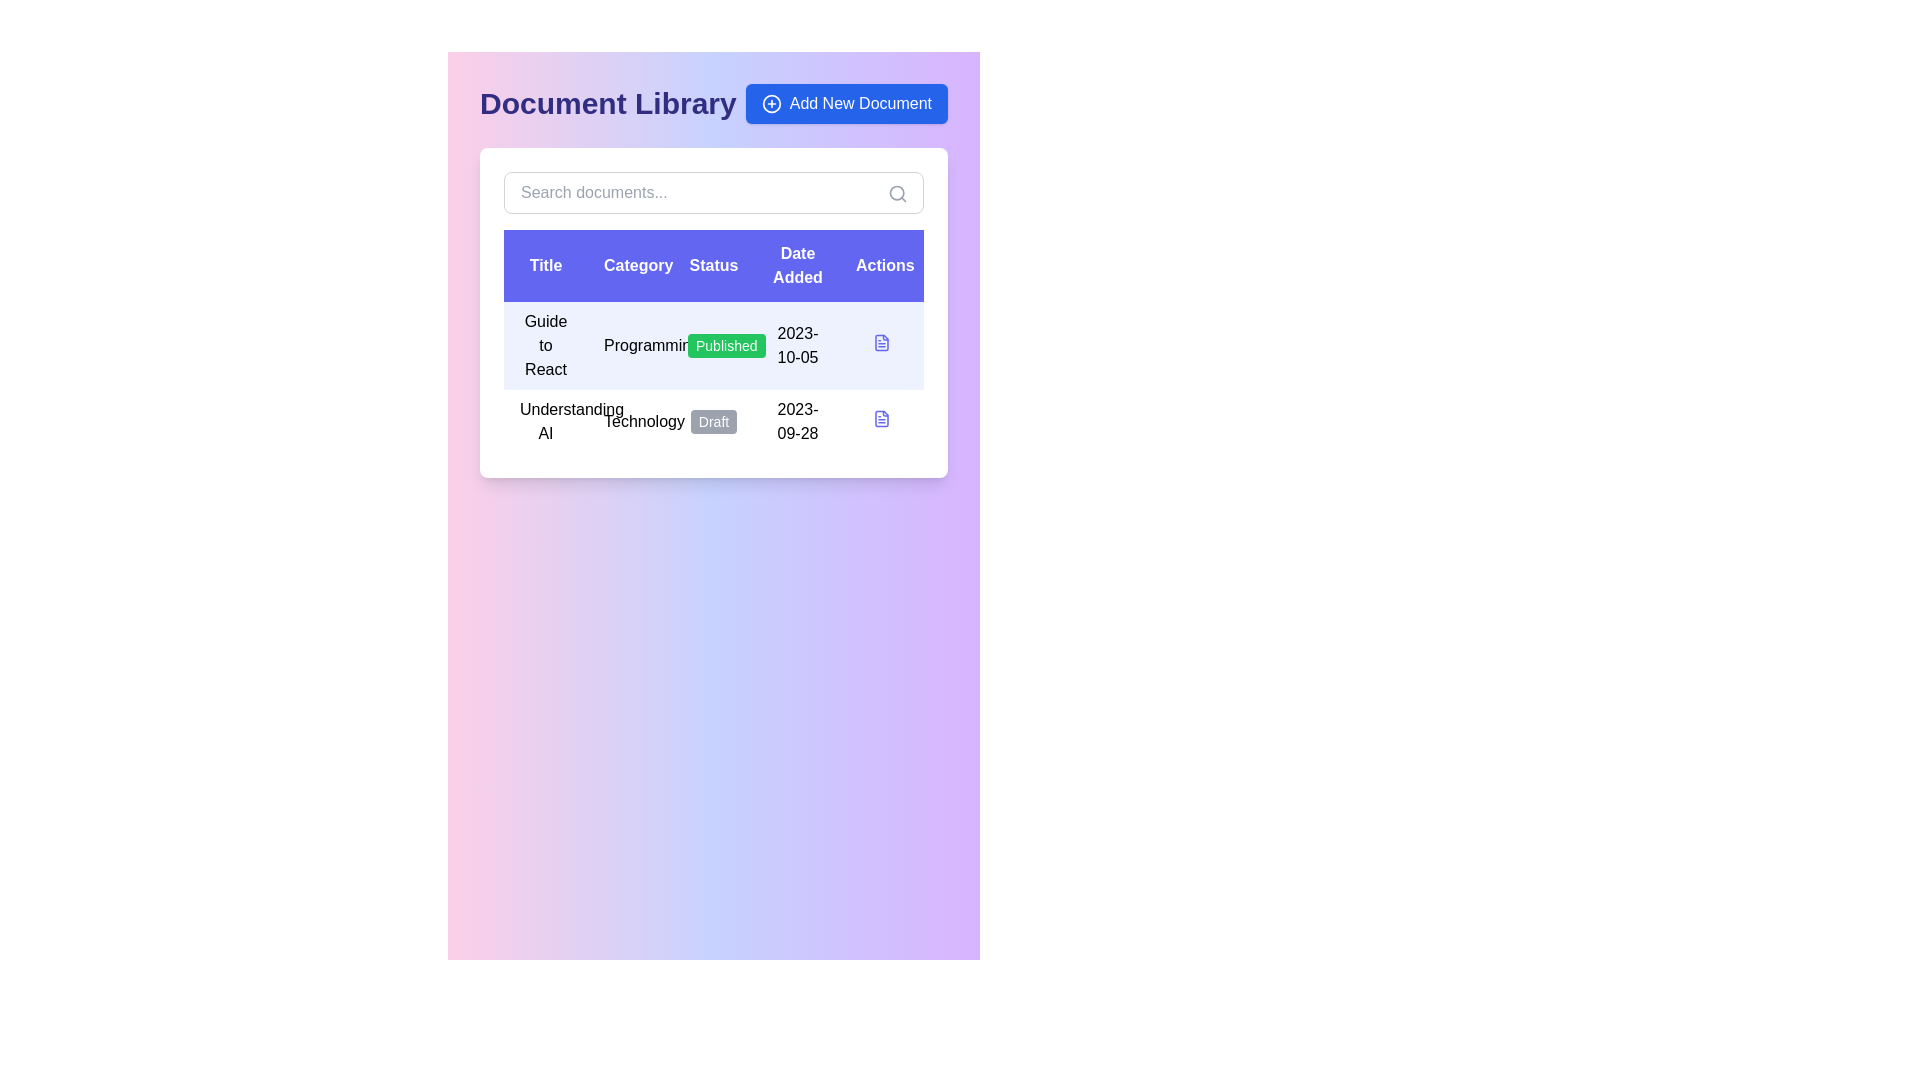 Image resolution: width=1920 pixels, height=1080 pixels. I want to click on the plain text label displaying 'Technology' located in the second row of the table under the 'Category' column, so click(628, 420).